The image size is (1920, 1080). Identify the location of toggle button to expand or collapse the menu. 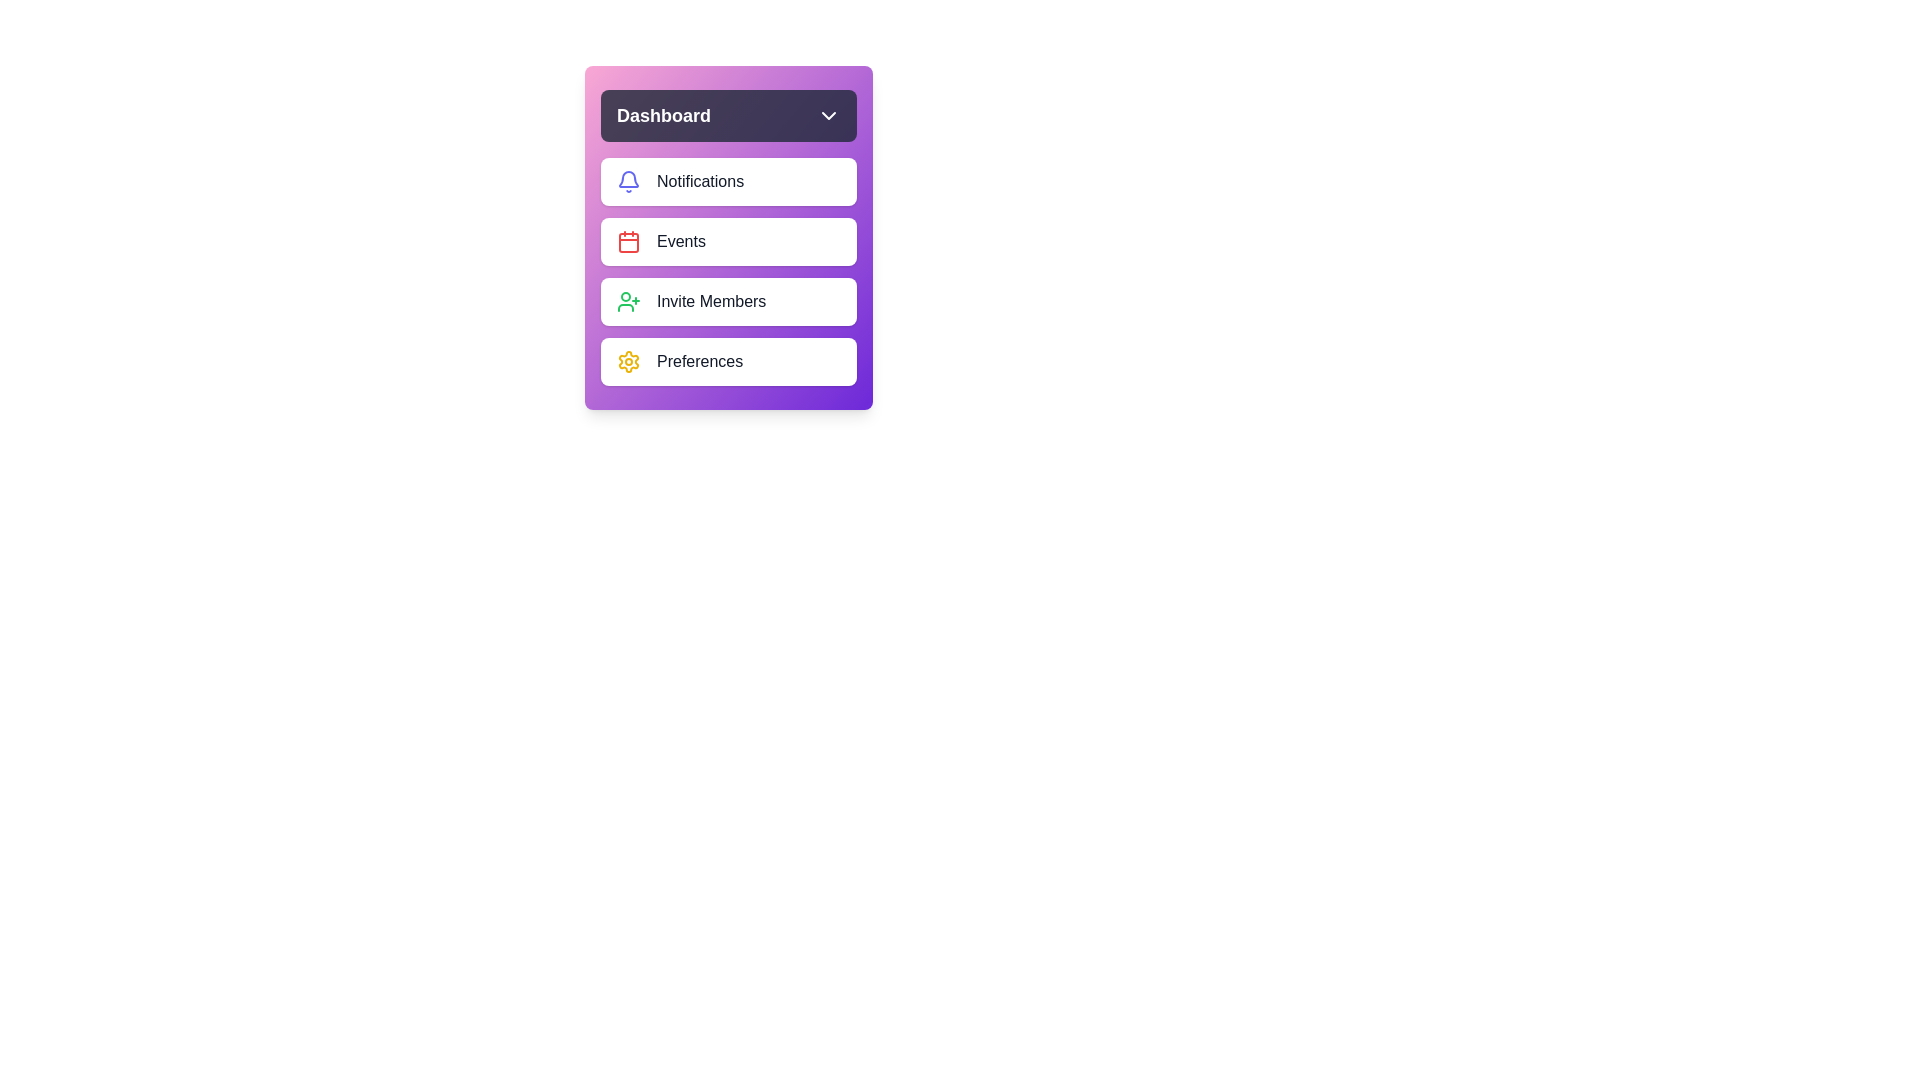
(728, 115).